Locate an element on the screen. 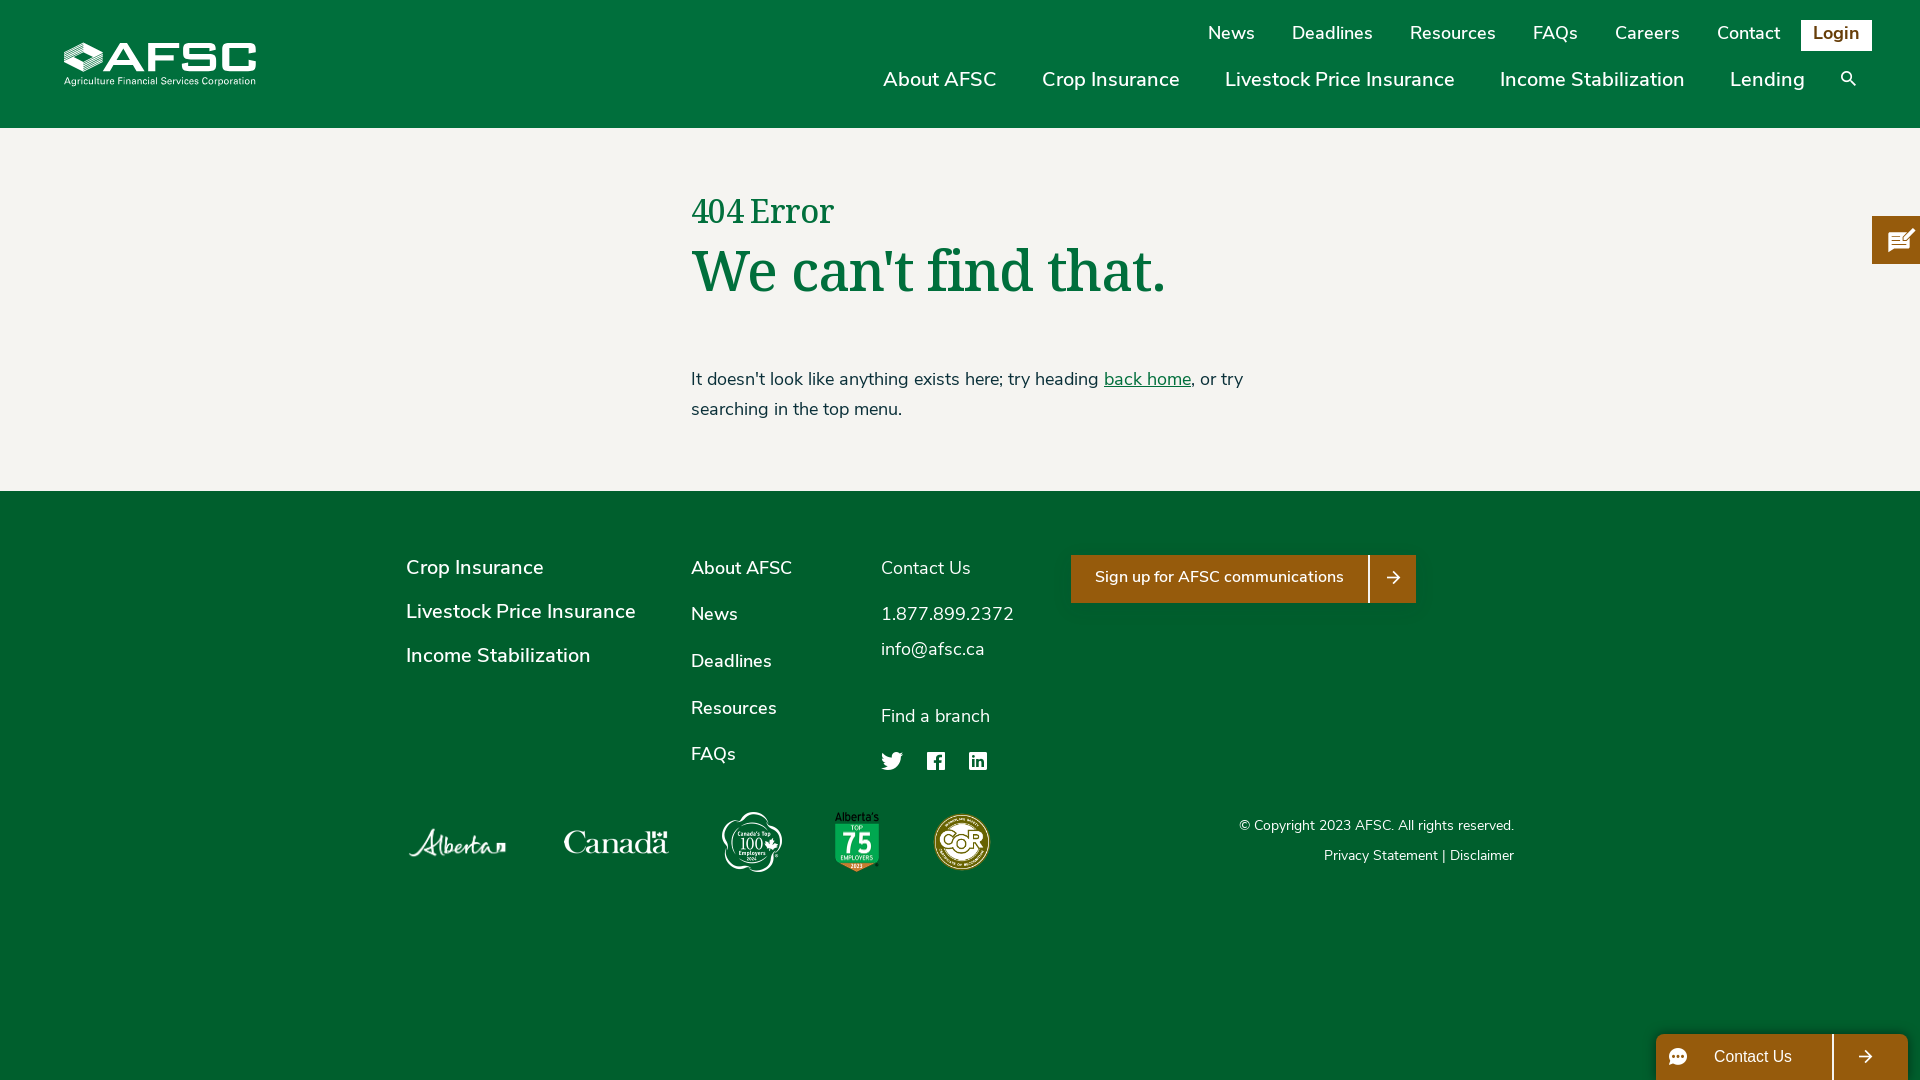 This screenshot has height=1080, width=1920. 'Login' is located at coordinates (1800, 35).